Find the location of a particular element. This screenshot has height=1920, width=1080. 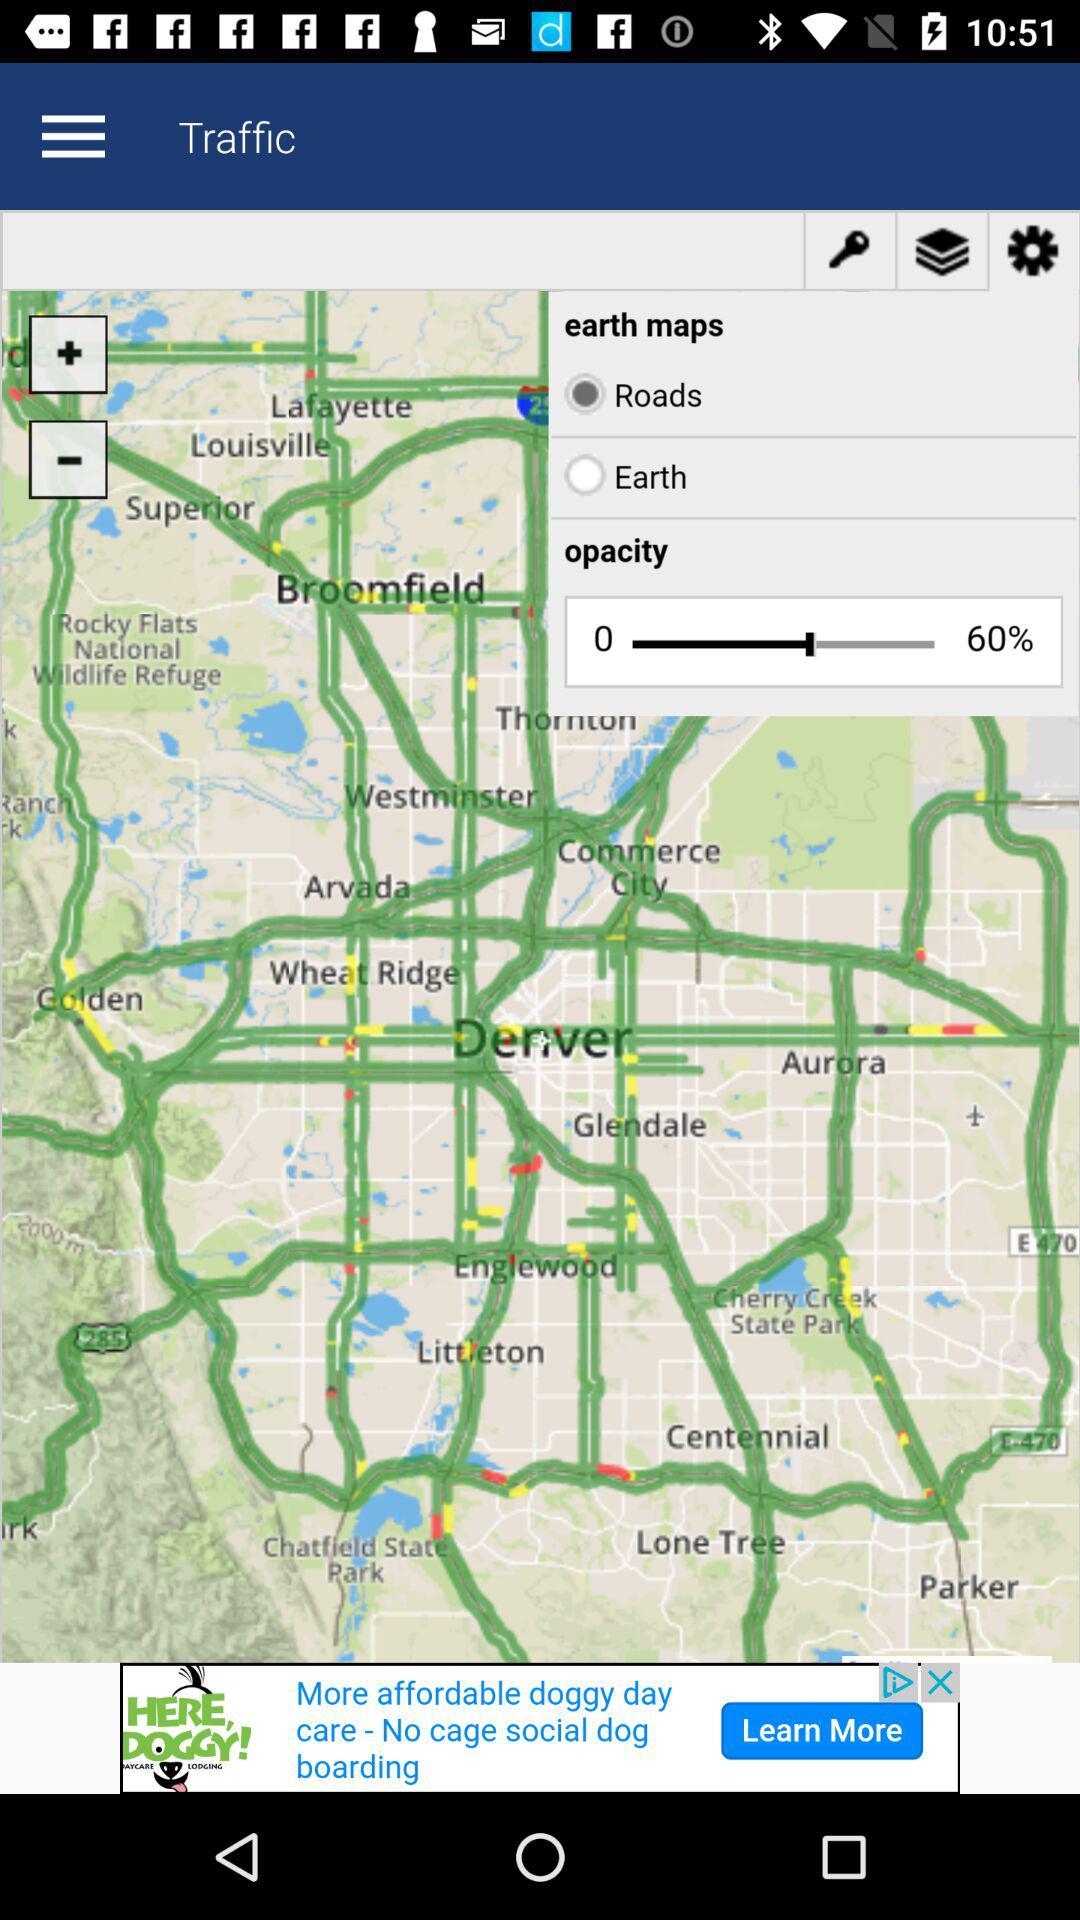

menu button is located at coordinates (72, 135).